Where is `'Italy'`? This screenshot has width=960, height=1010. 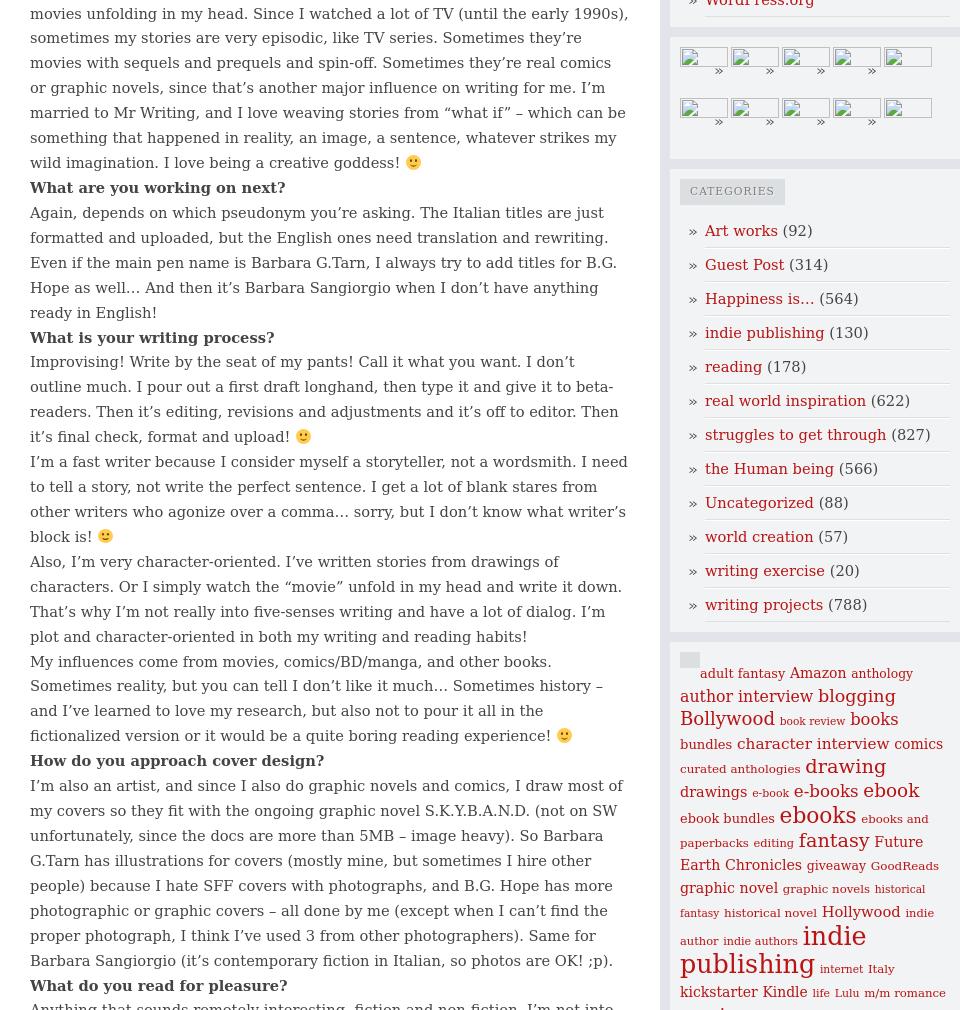
'Italy' is located at coordinates (865, 968).